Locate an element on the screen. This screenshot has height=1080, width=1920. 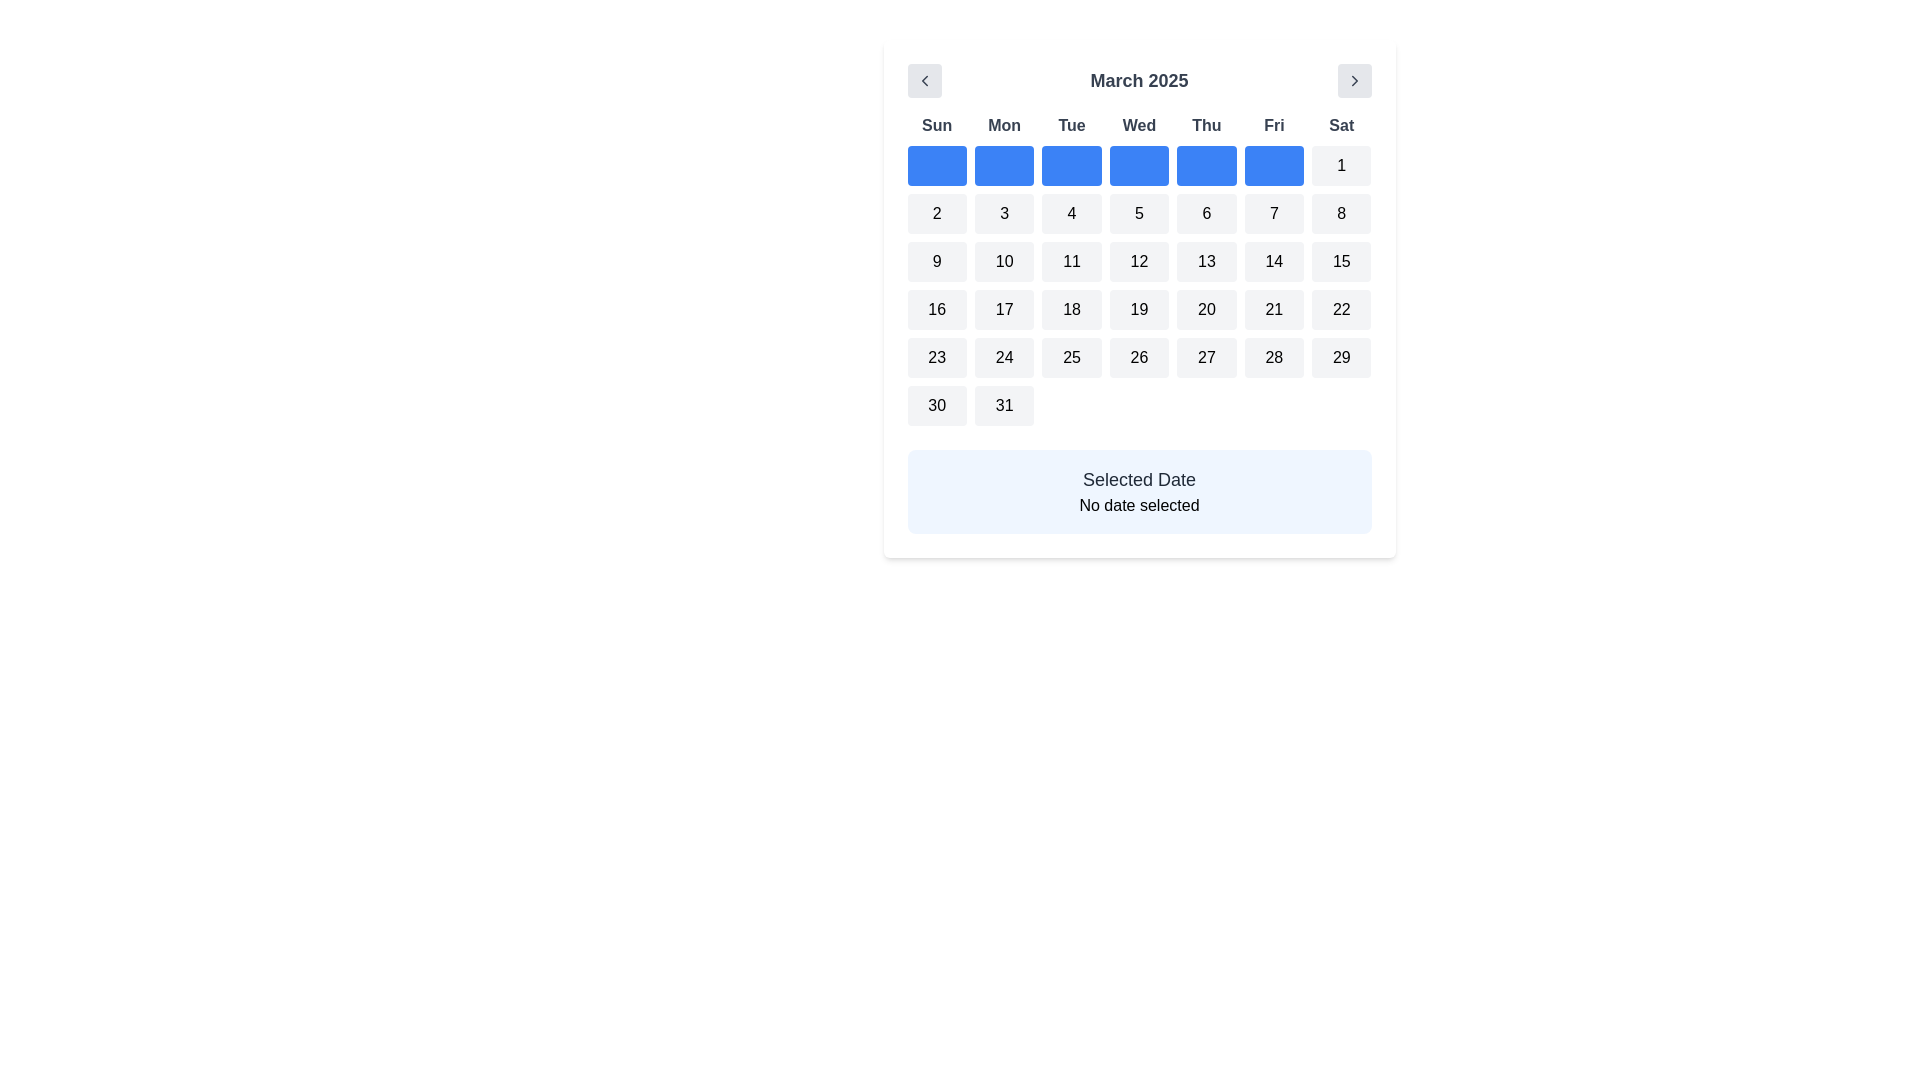
the button representing the 23rd day of March 2025 in the calendar is located at coordinates (936, 357).